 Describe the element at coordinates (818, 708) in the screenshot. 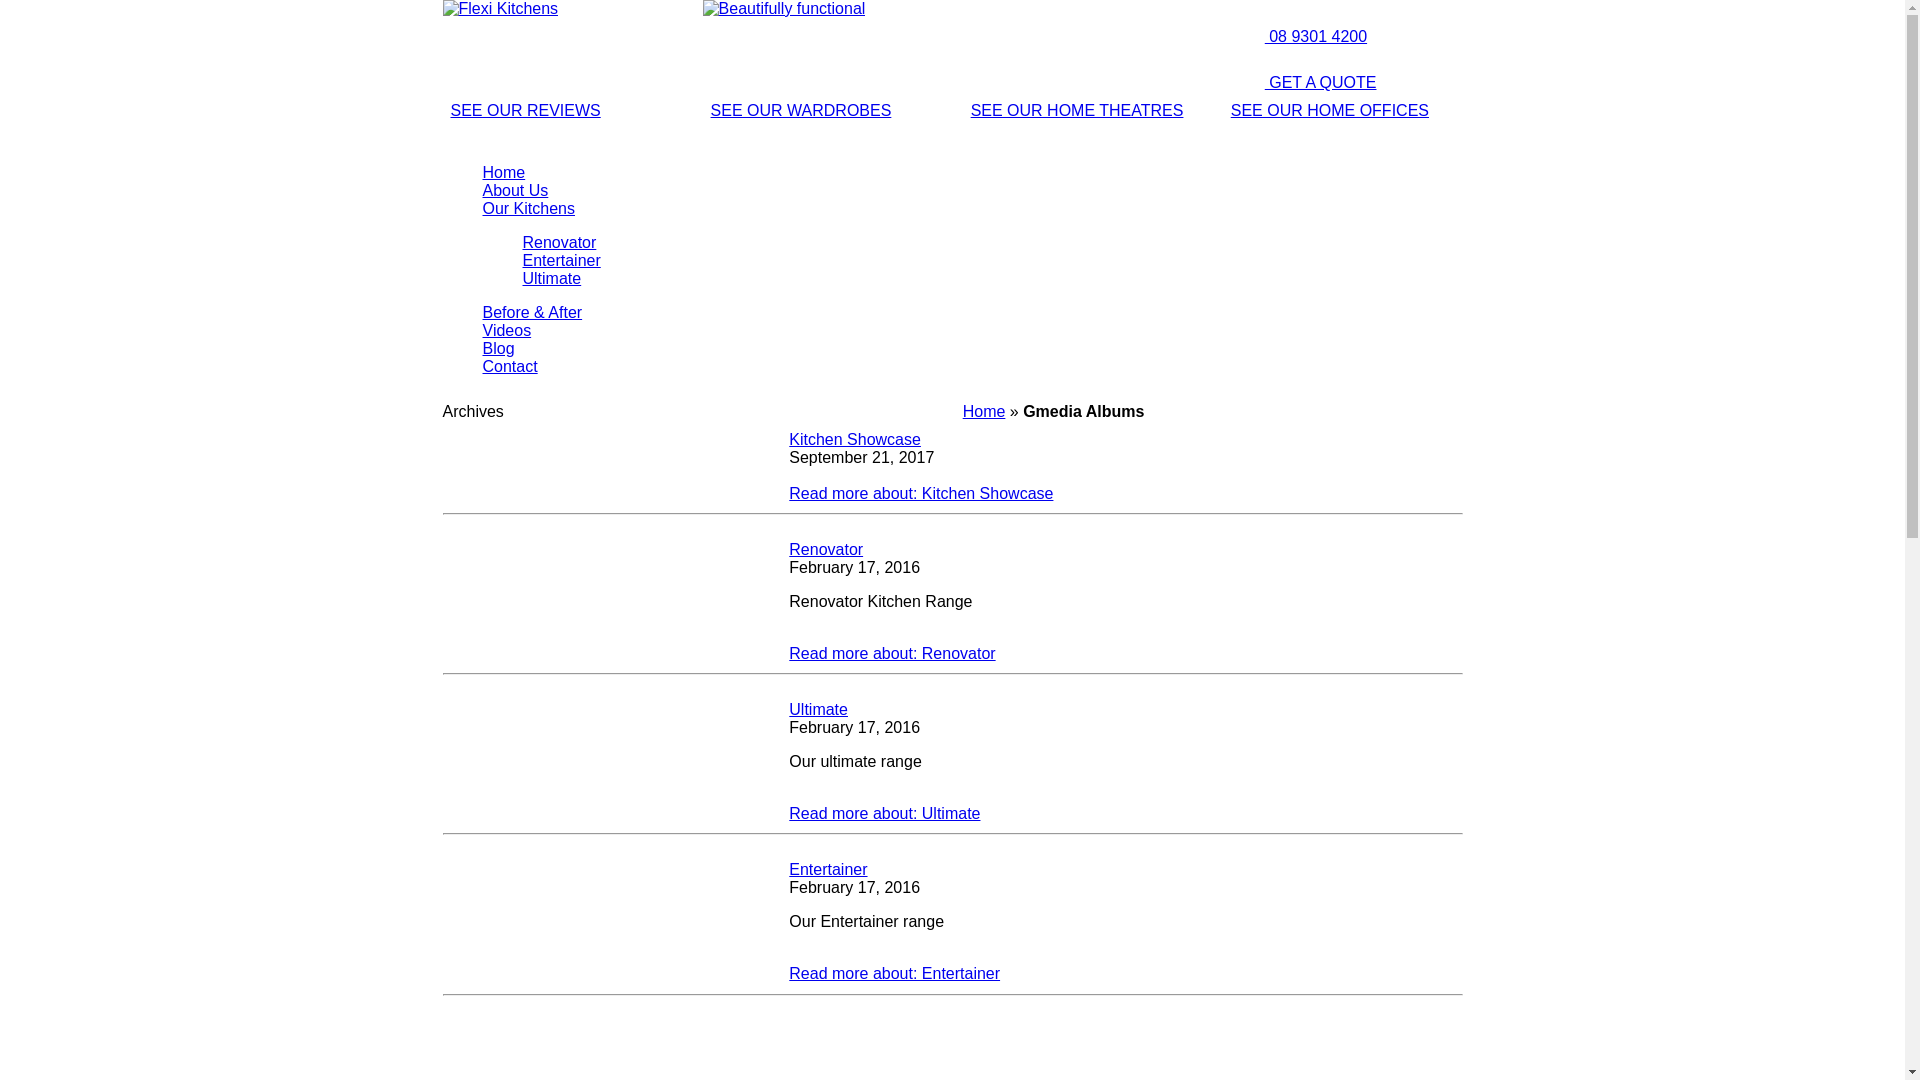

I see `'Ultimate'` at that location.